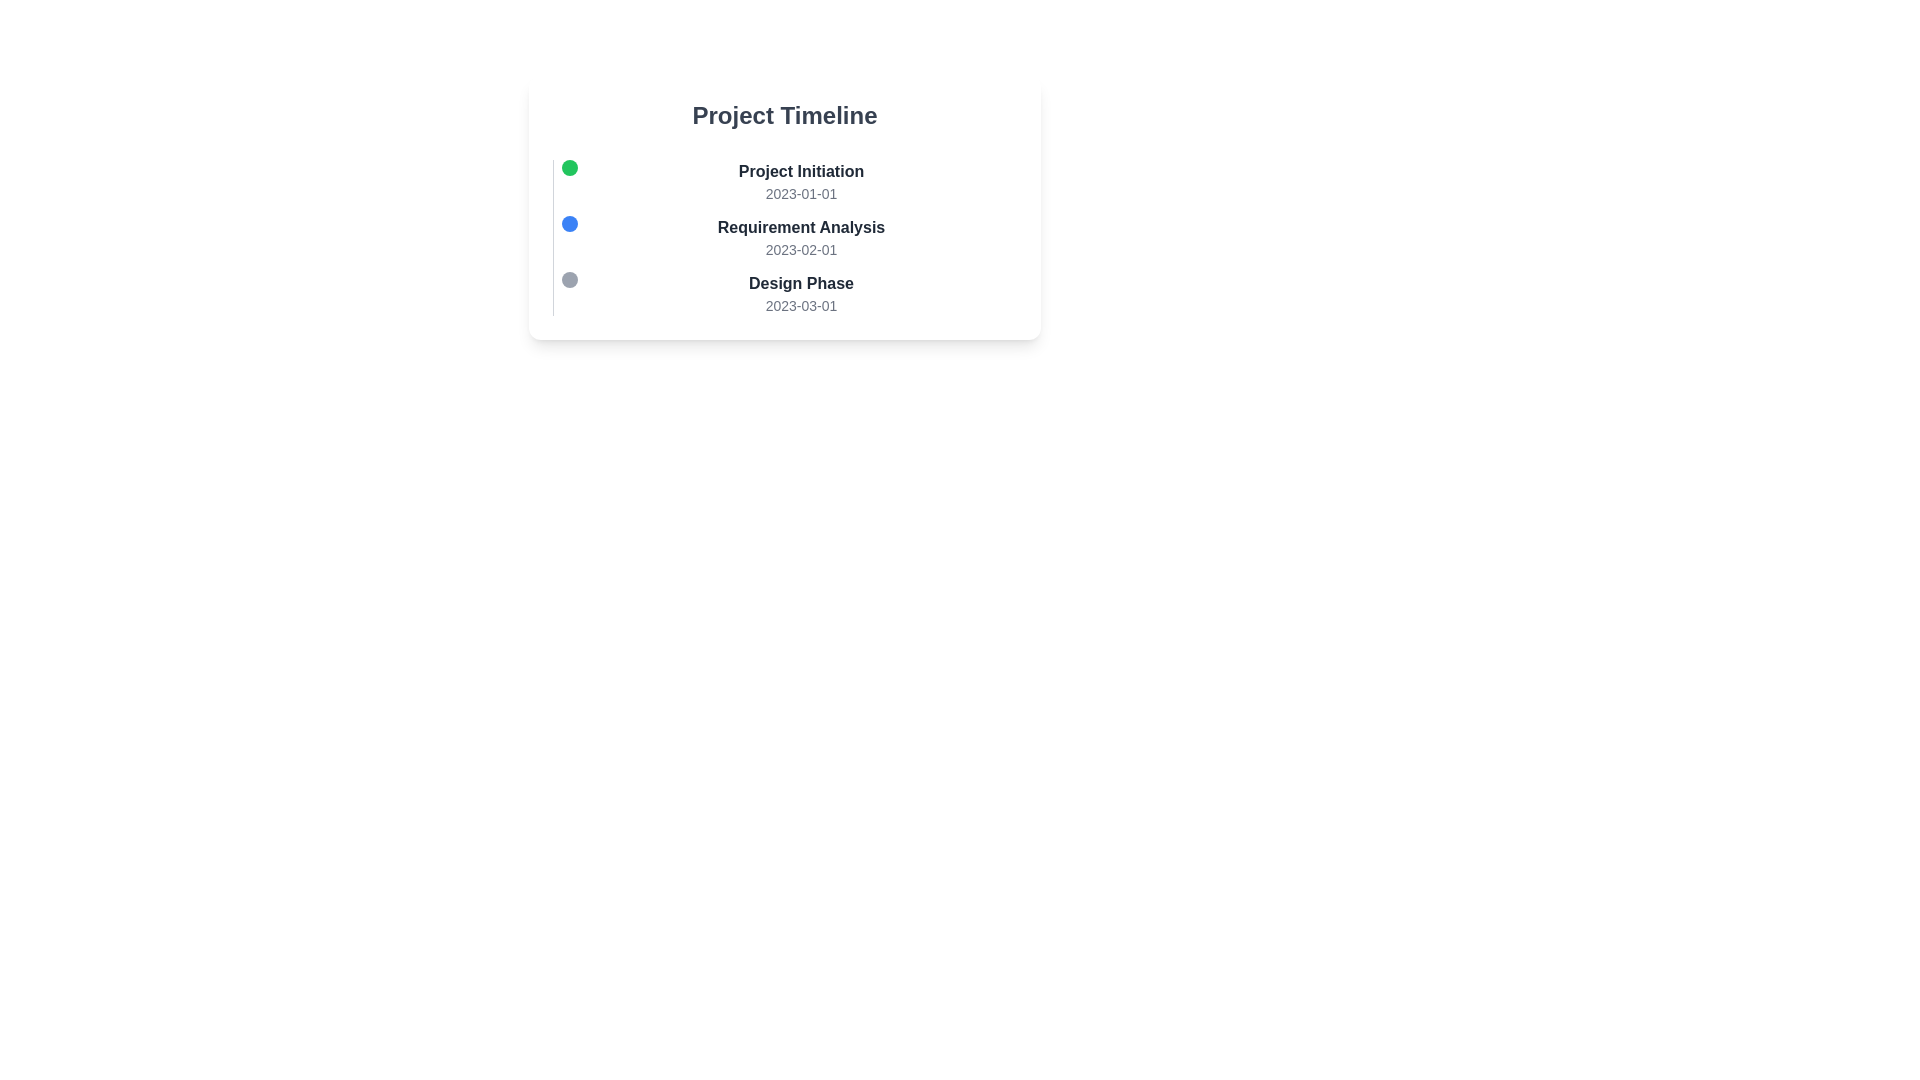 This screenshot has width=1920, height=1080. What do you see at coordinates (792, 237) in the screenshot?
I see `the Timeline entry labeled 'Requirement Analysis' dated '2023-02-01', which is the second item in the vertical timeline structure` at bounding box center [792, 237].